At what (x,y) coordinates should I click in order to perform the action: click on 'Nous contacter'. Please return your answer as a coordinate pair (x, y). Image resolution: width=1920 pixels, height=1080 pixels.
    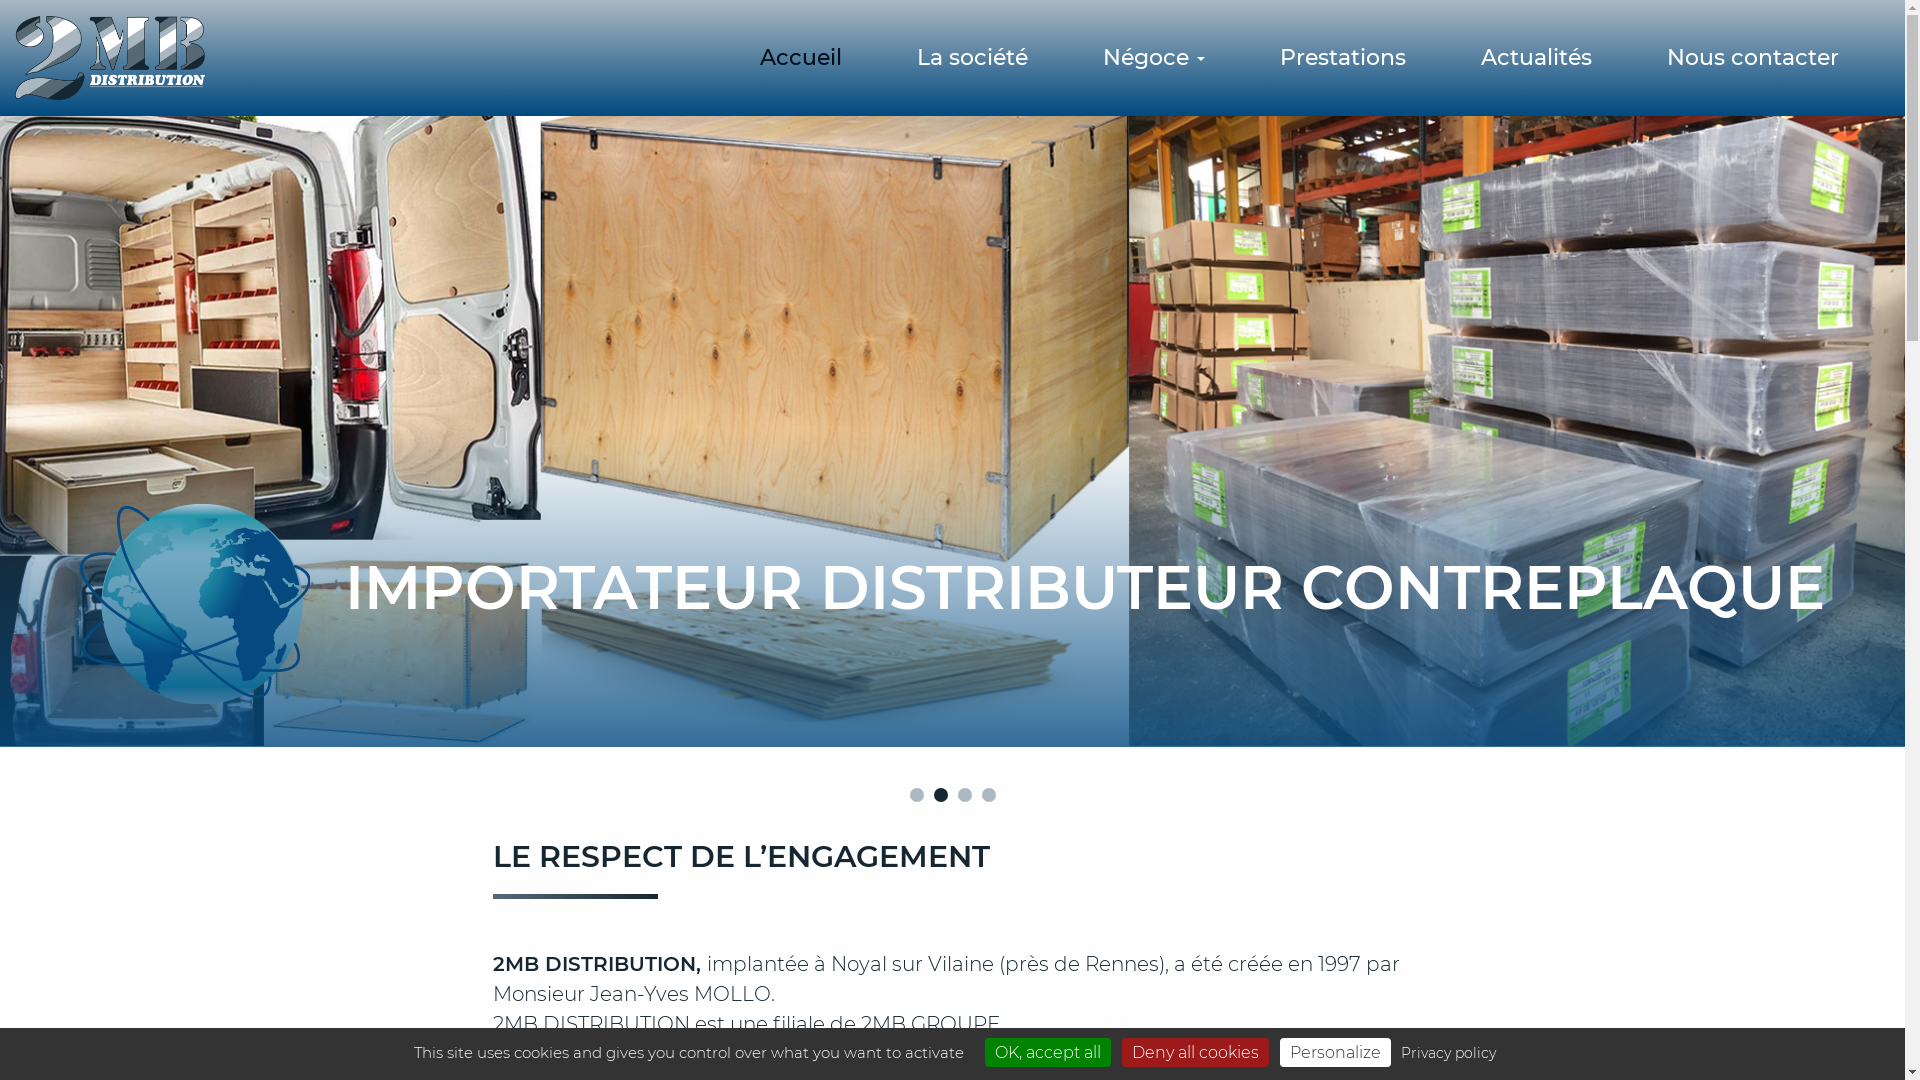
    Looking at the image, I should click on (1751, 56).